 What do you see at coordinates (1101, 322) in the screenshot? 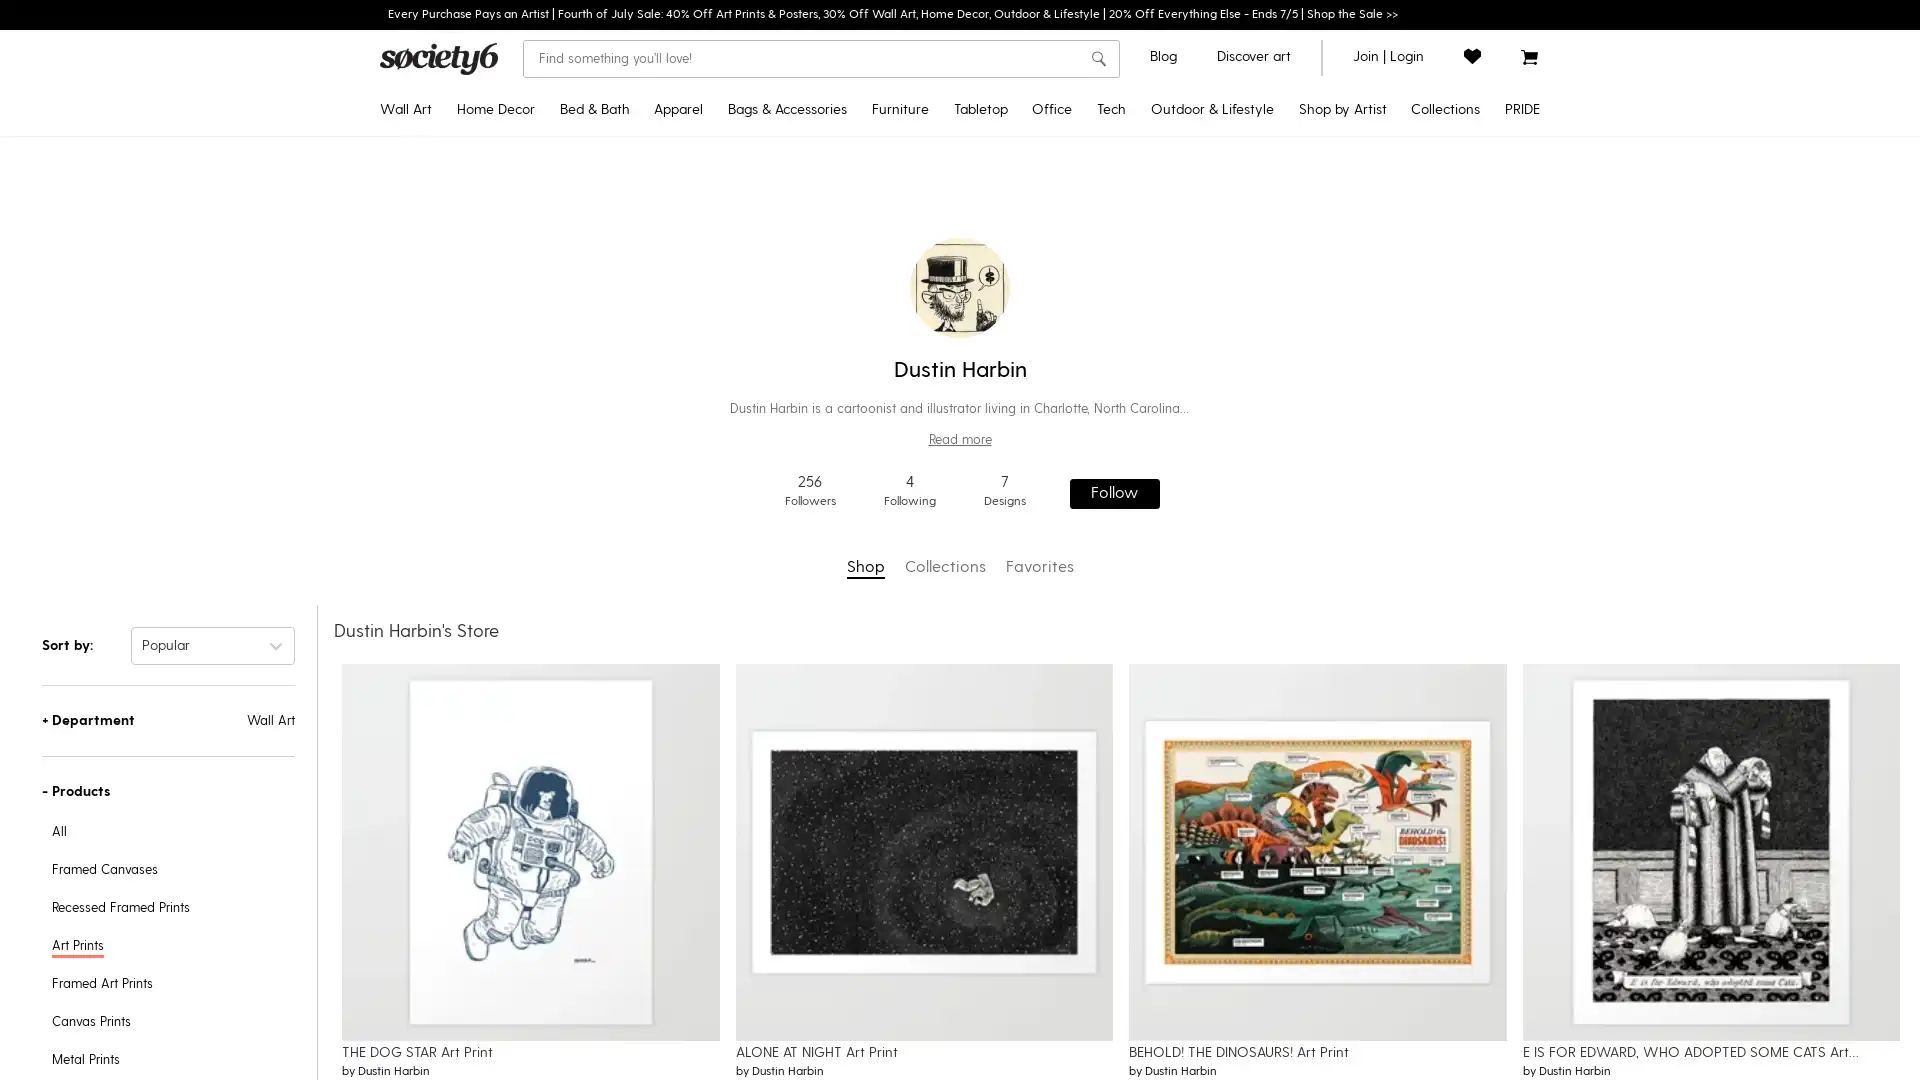
I see `Acrylic Boxes` at bounding box center [1101, 322].